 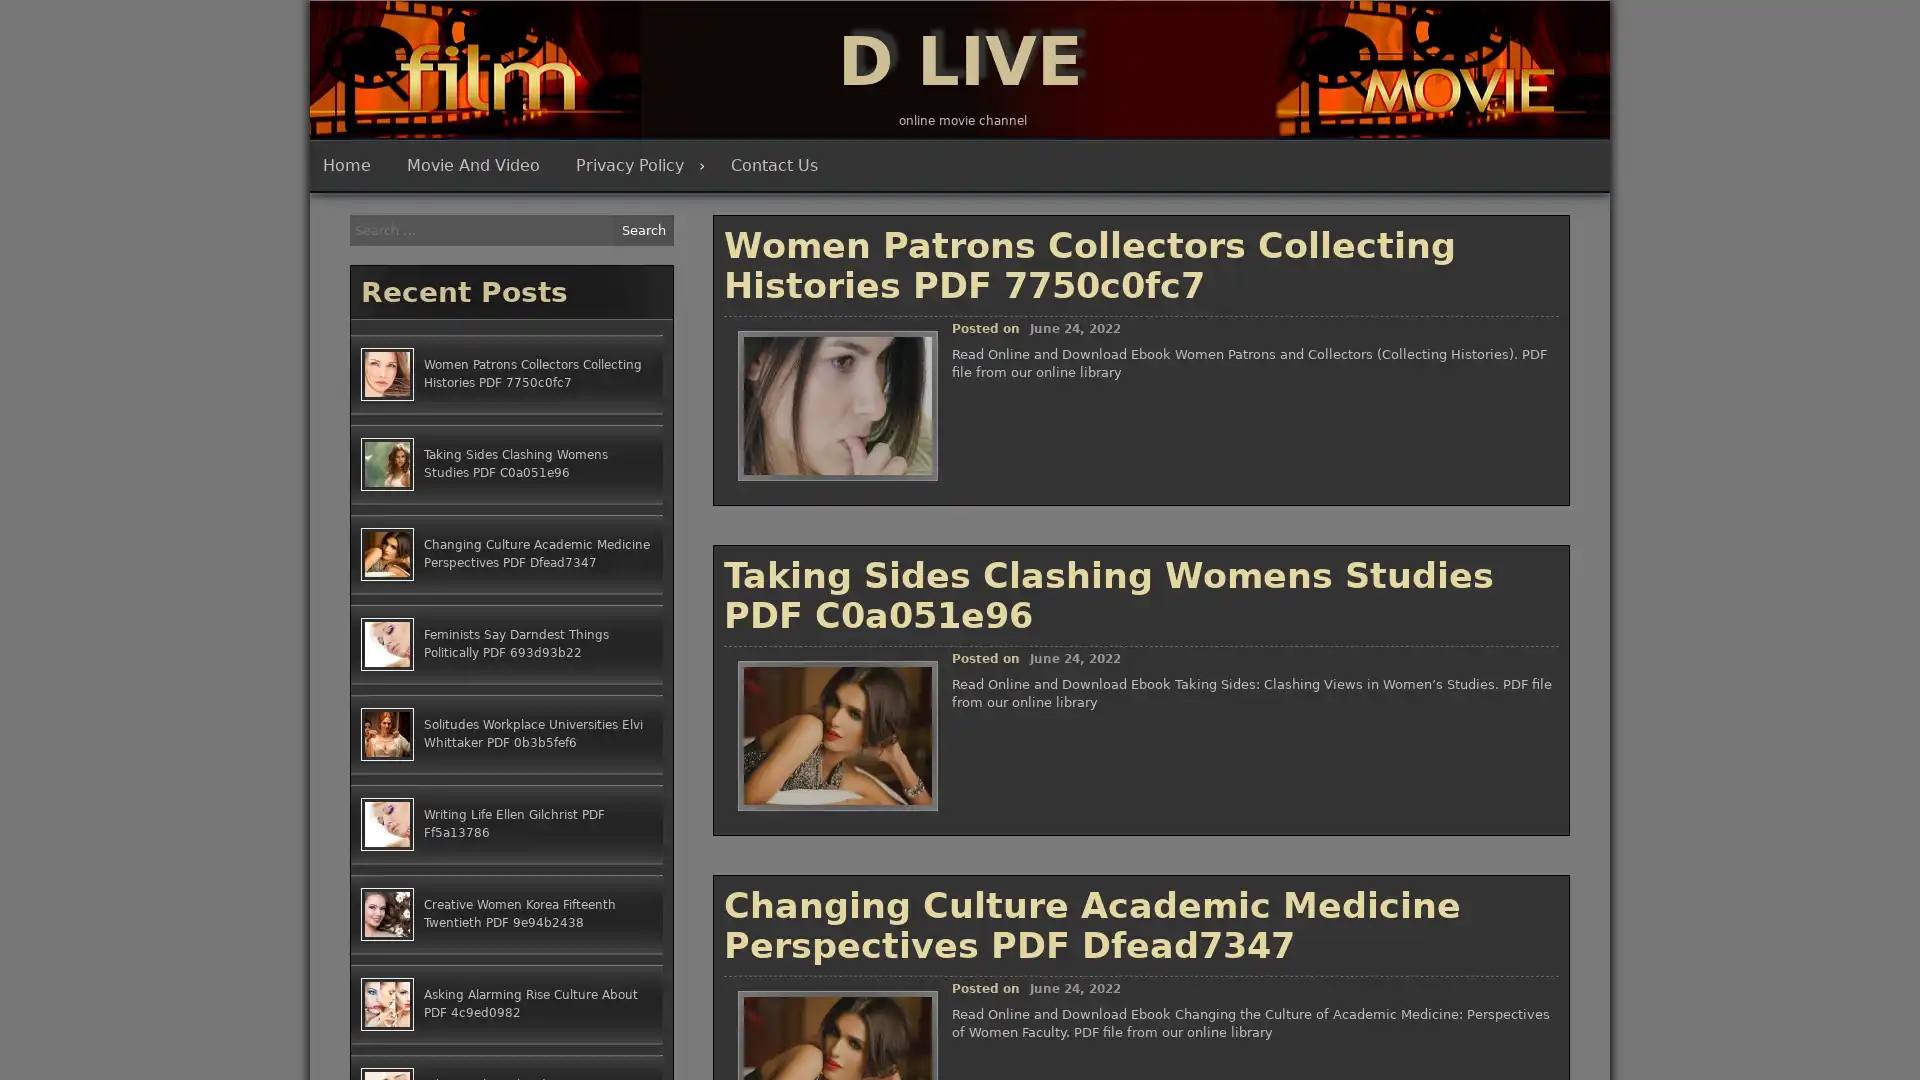 I want to click on Search, so click(x=643, y=229).